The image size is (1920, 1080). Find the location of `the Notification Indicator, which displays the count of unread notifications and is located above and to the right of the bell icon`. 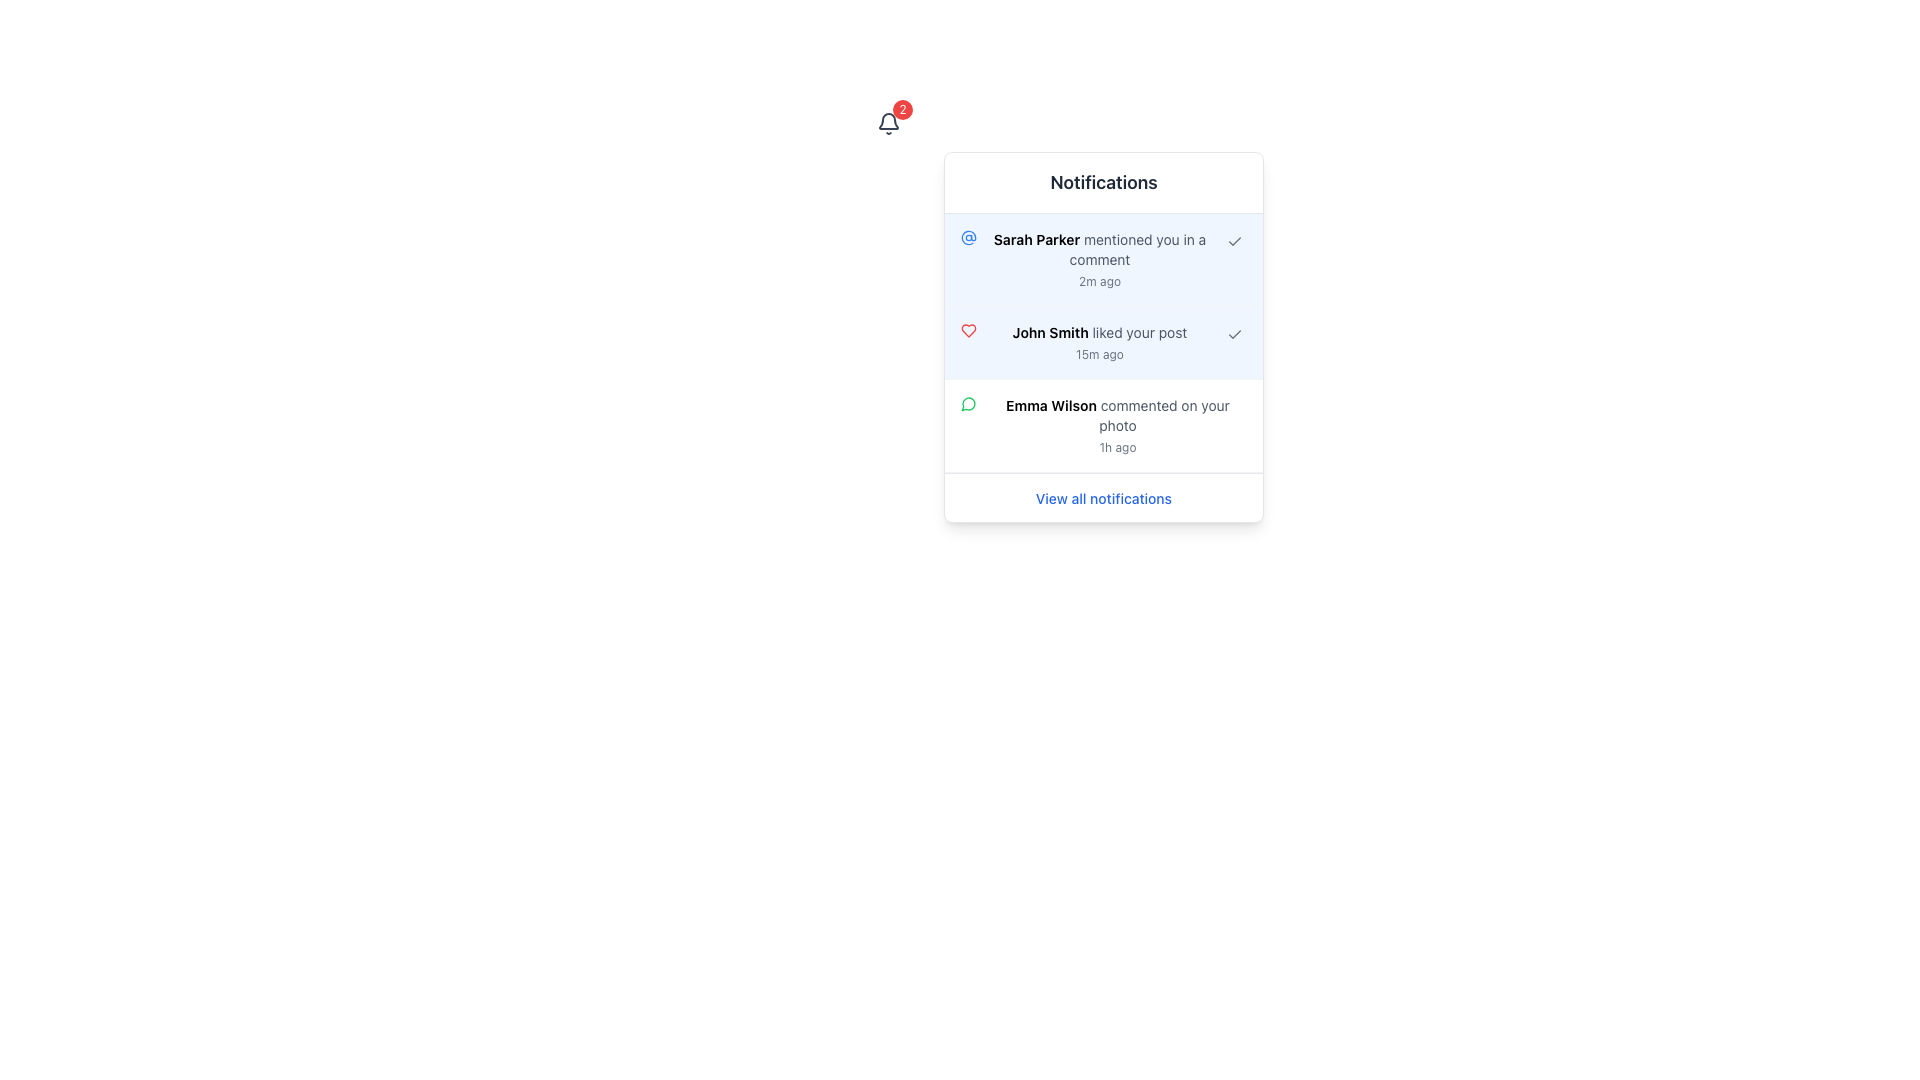

the Notification Indicator, which displays the count of unread notifications and is located above and to the right of the bell icon is located at coordinates (901, 110).